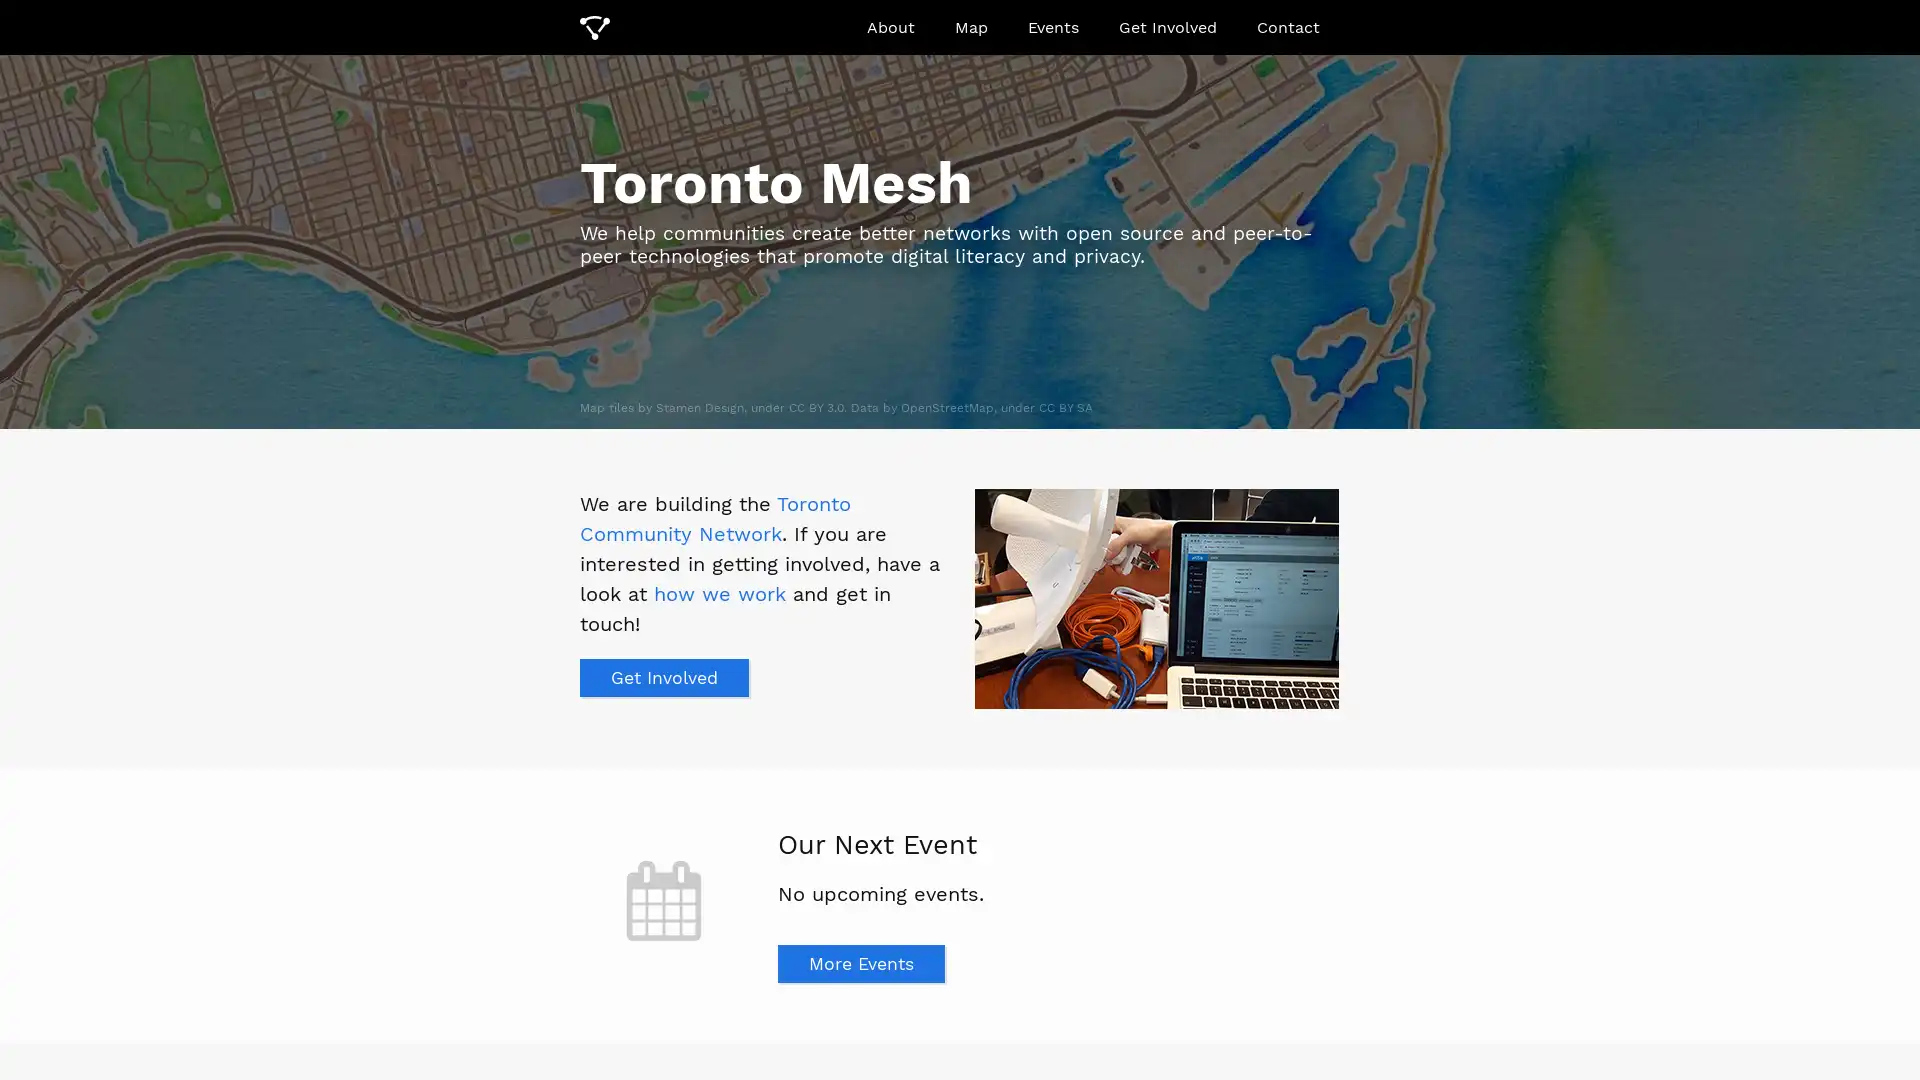 The height and width of the screenshot is (1080, 1920). Describe the element at coordinates (664, 677) in the screenshot. I see `Get Involved` at that location.